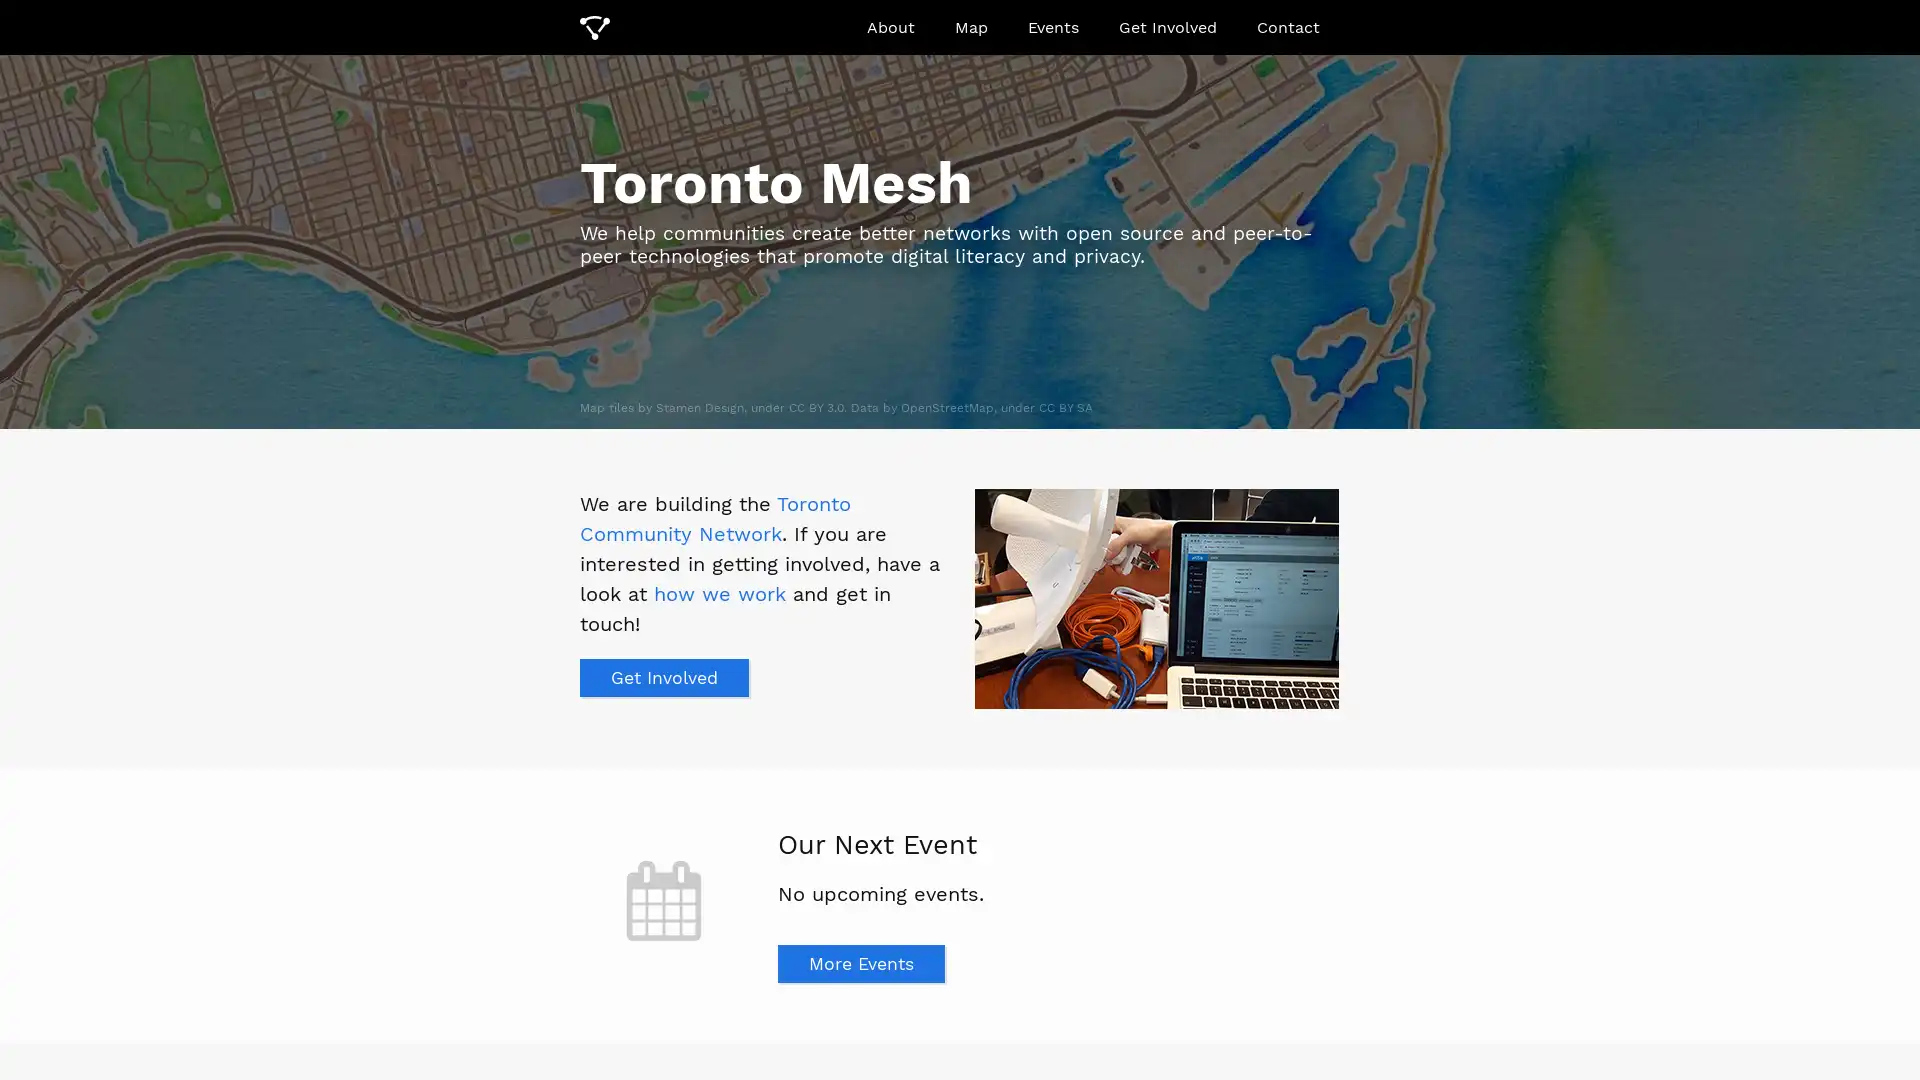 The height and width of the screenshot is (1080, 1920). Describe the element at coordinates (664, 677) in the screenshot. I see `Get Involved` at that location.